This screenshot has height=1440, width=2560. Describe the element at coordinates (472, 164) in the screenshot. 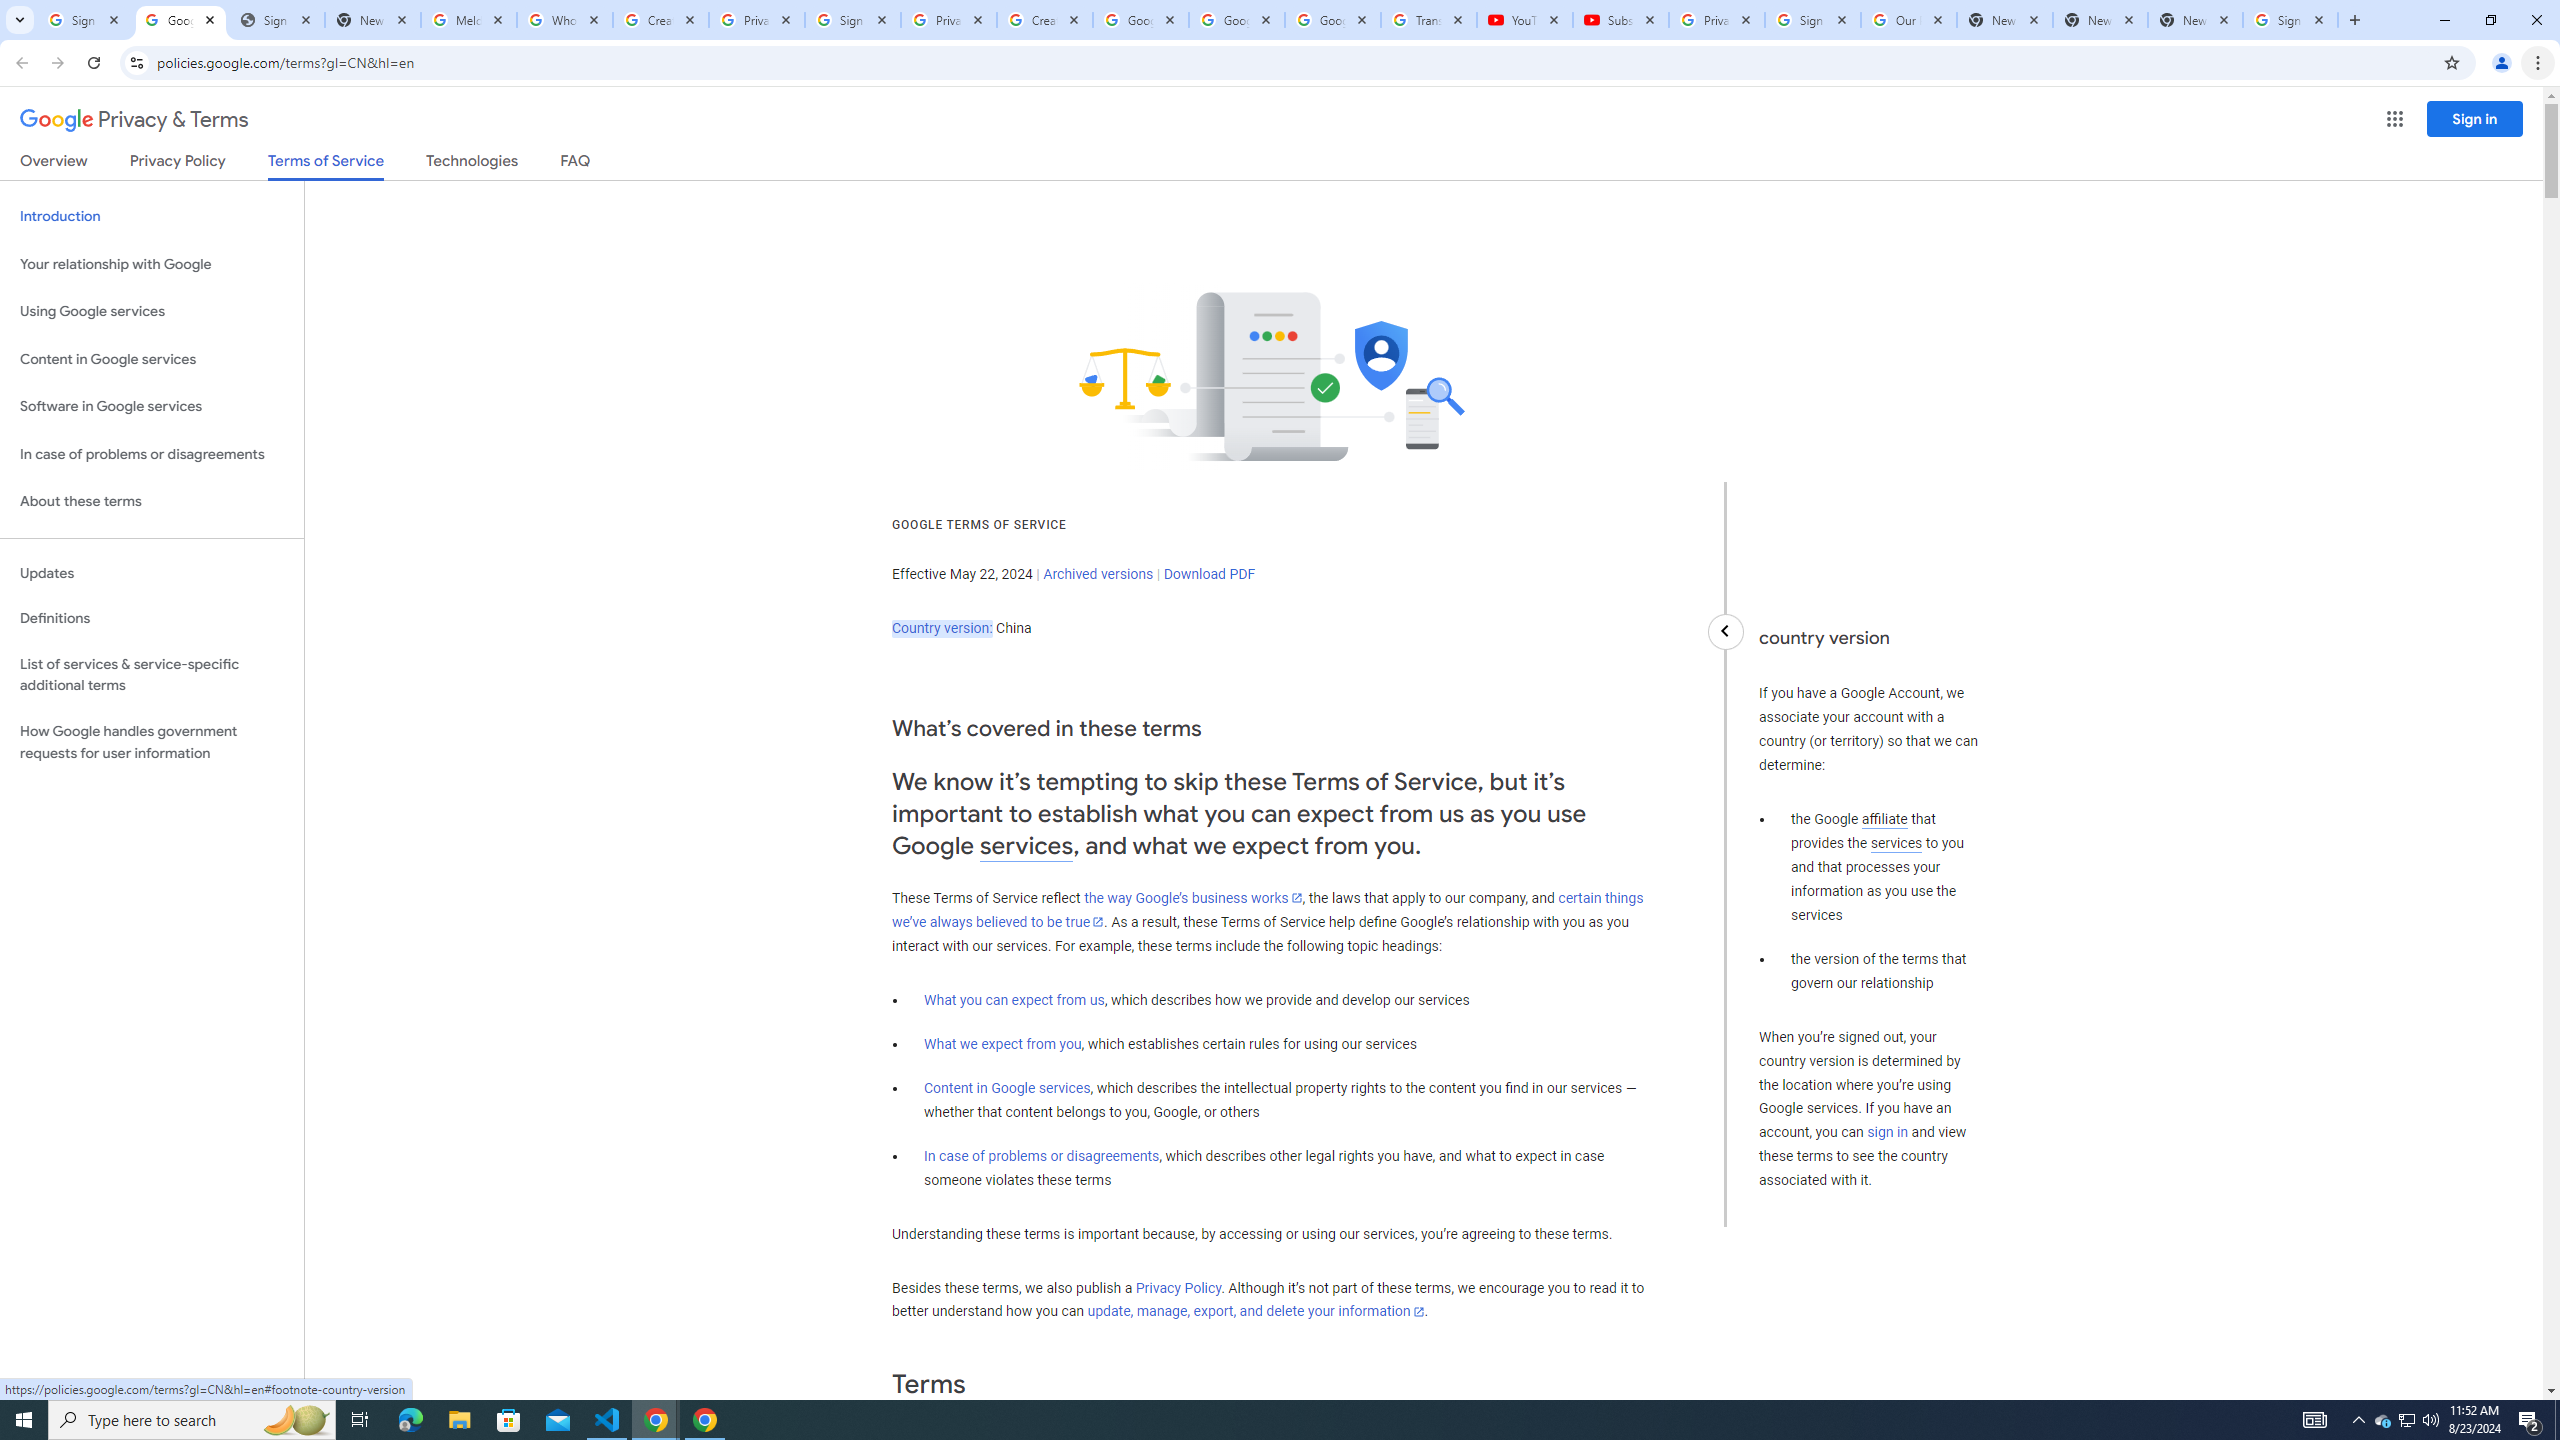

I see `'Technologies'` at that location.